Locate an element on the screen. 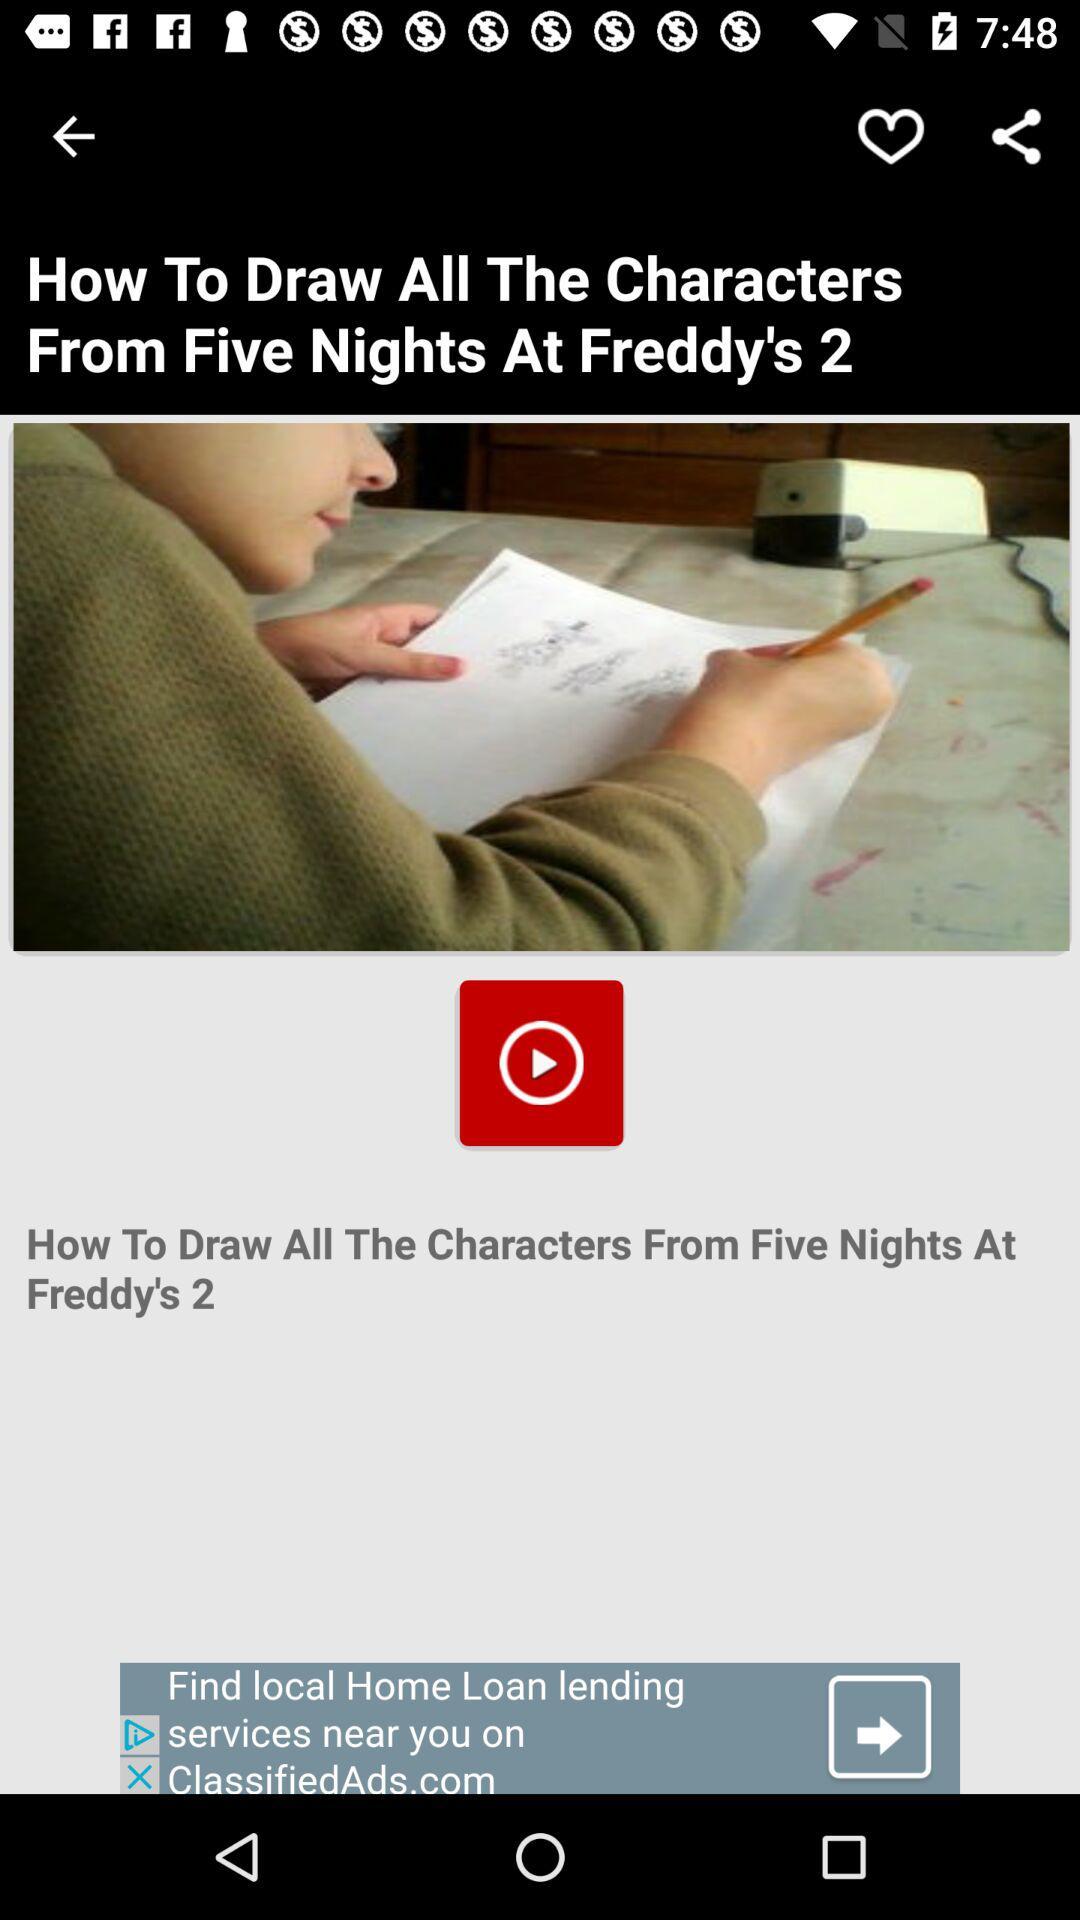  advertisement is located at coordinates (540, 1727).